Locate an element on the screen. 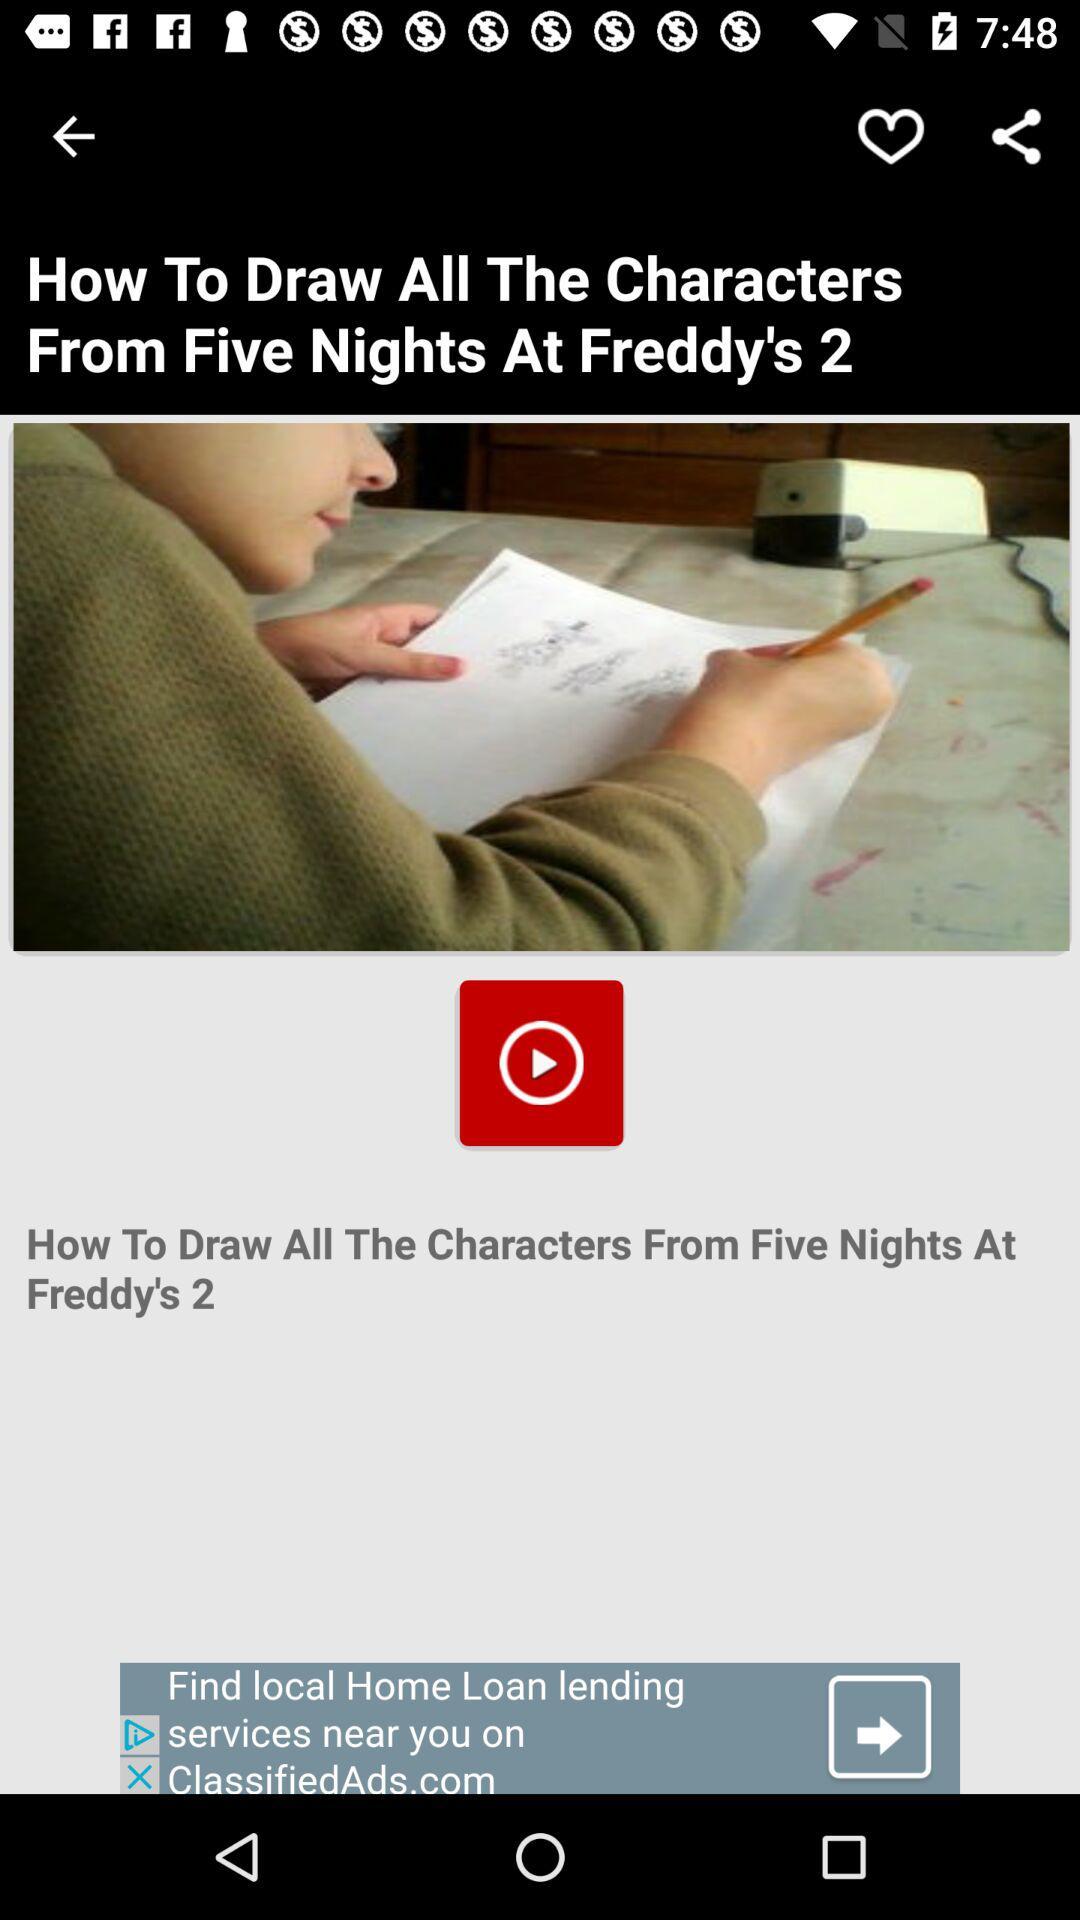  advertisement is located at coordinates (540, 1727).